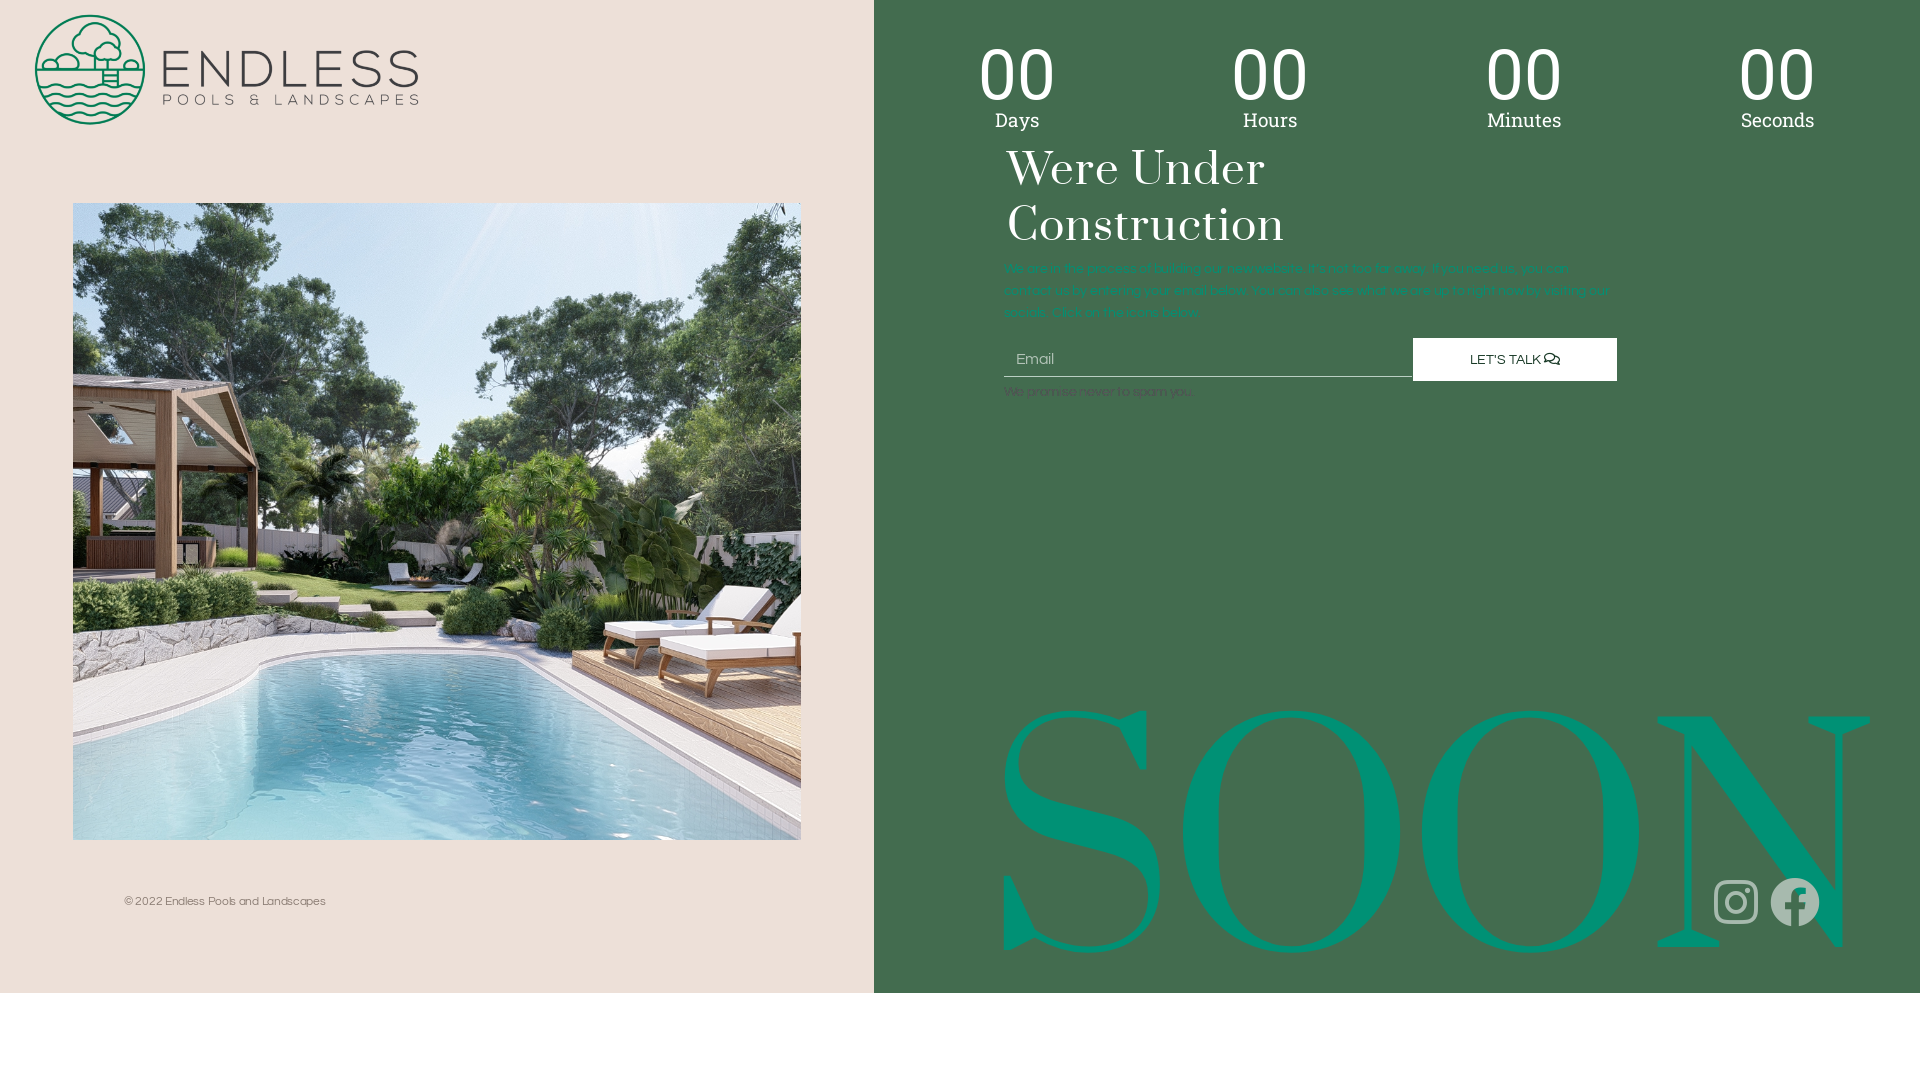  Describe the element at coordinates (1515, 358) in the screenshot. I see `'LET'S TALK'` at that location.